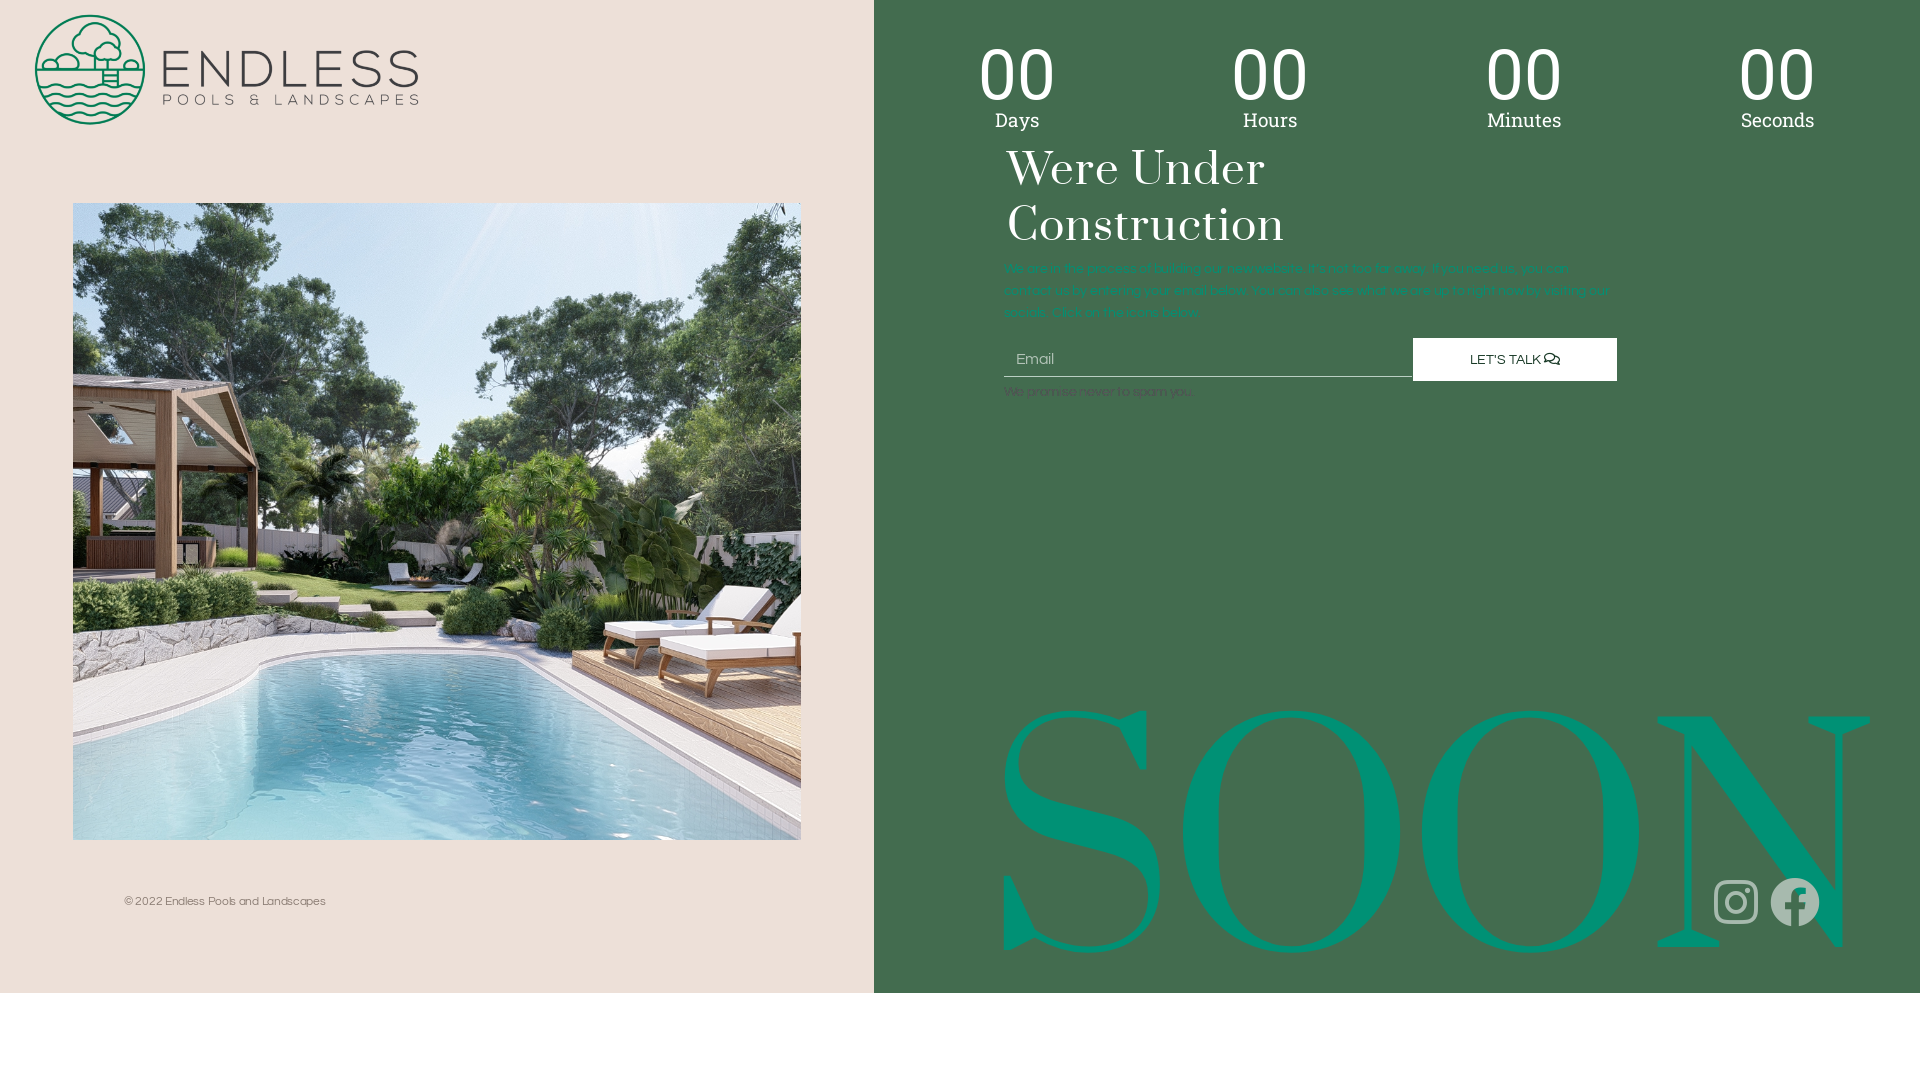  Describe the element at coordinates (1515, 358) in the screenshot. I see `'LET'S TALK'` at that location.